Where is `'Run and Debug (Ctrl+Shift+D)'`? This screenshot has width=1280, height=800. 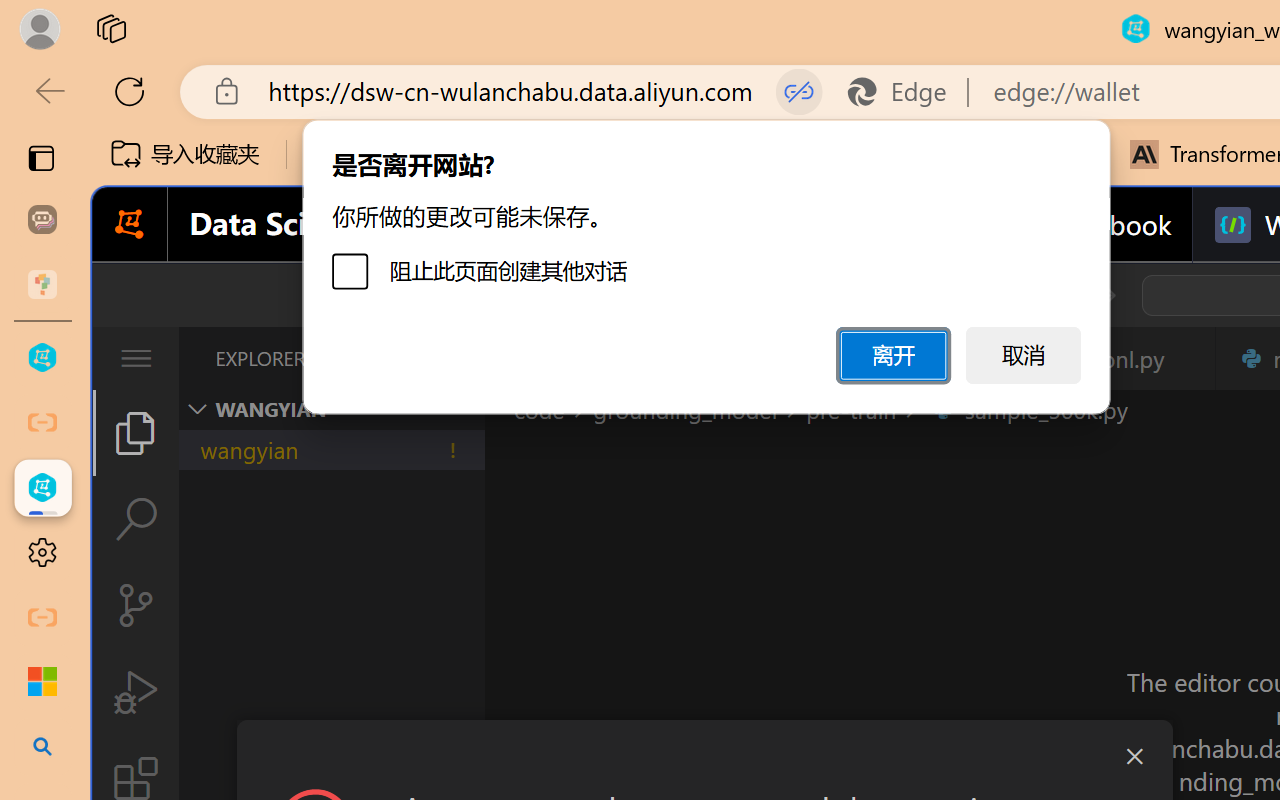 'Run and Debug (Ctrl+Shift+D)' is located at coordinates (134, 692).